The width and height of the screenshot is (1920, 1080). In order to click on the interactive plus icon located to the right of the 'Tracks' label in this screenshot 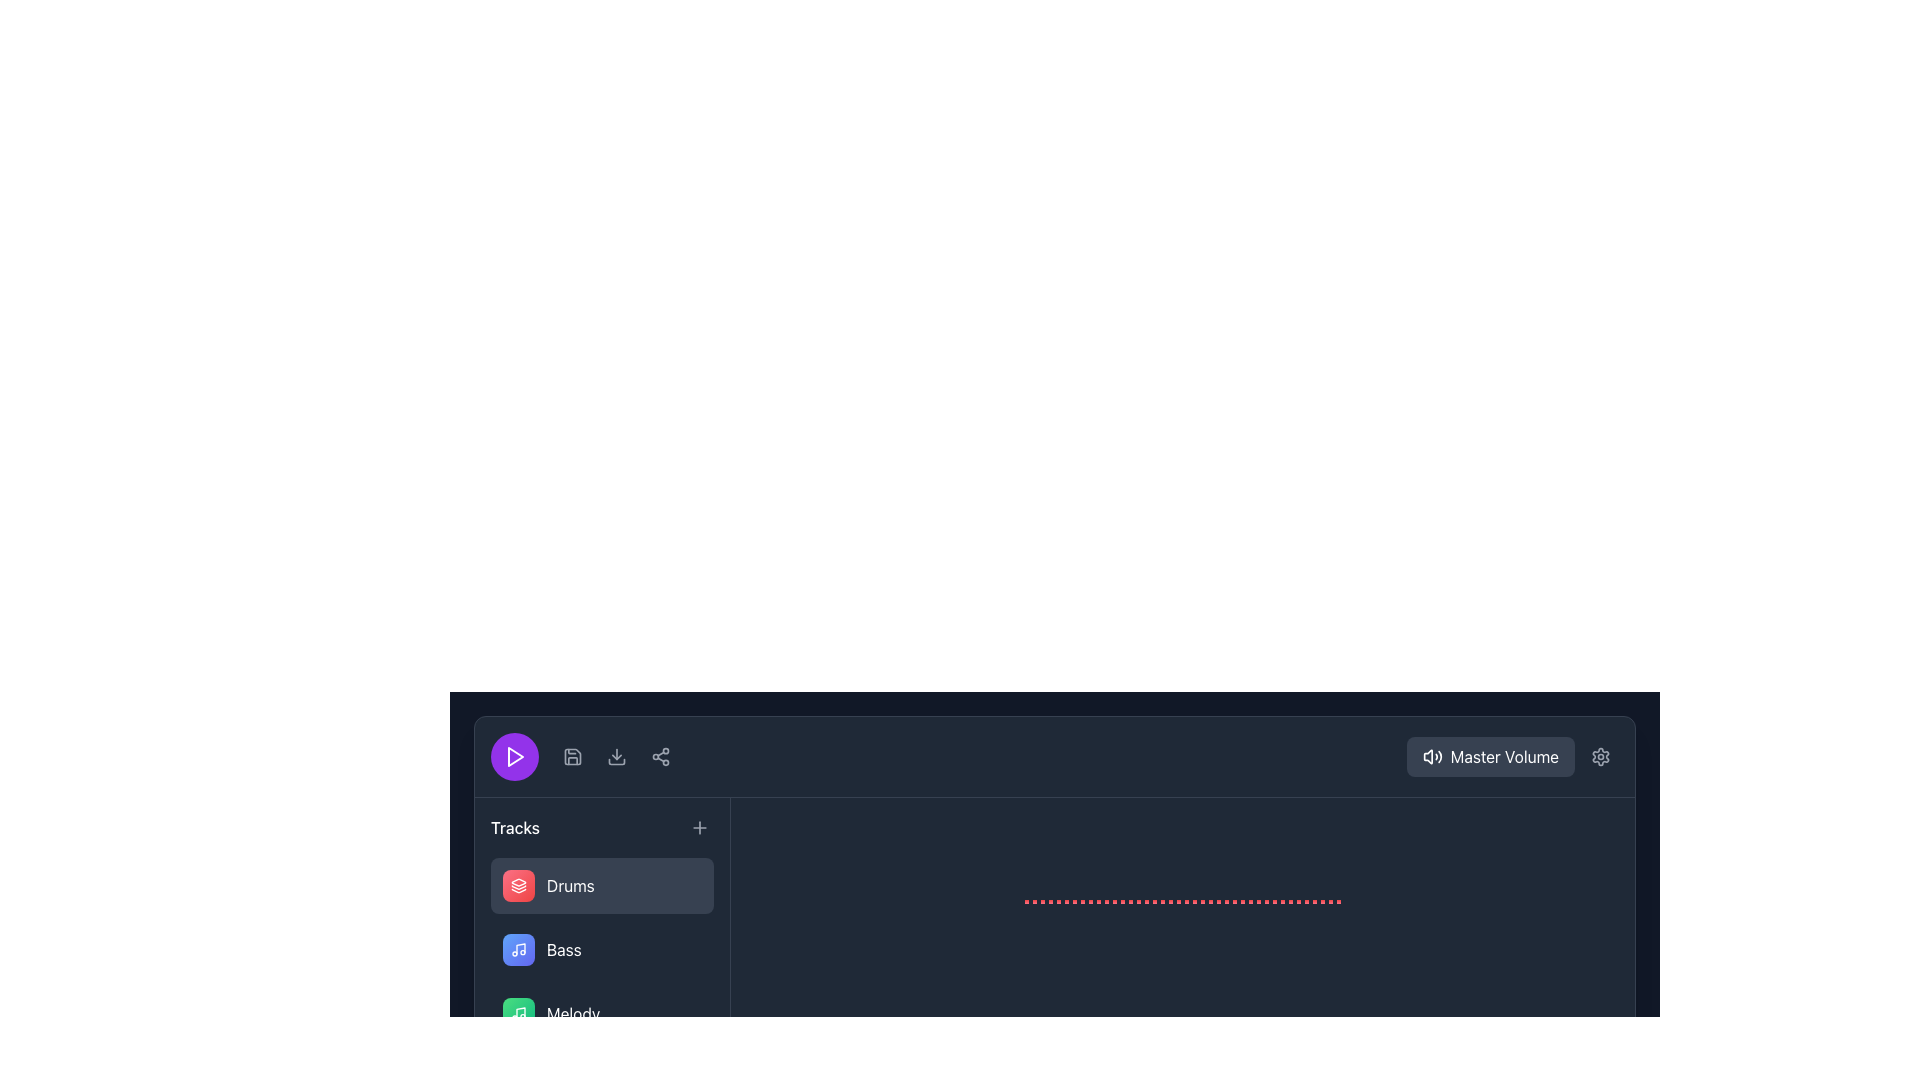, I will do `click(700, 828)`.